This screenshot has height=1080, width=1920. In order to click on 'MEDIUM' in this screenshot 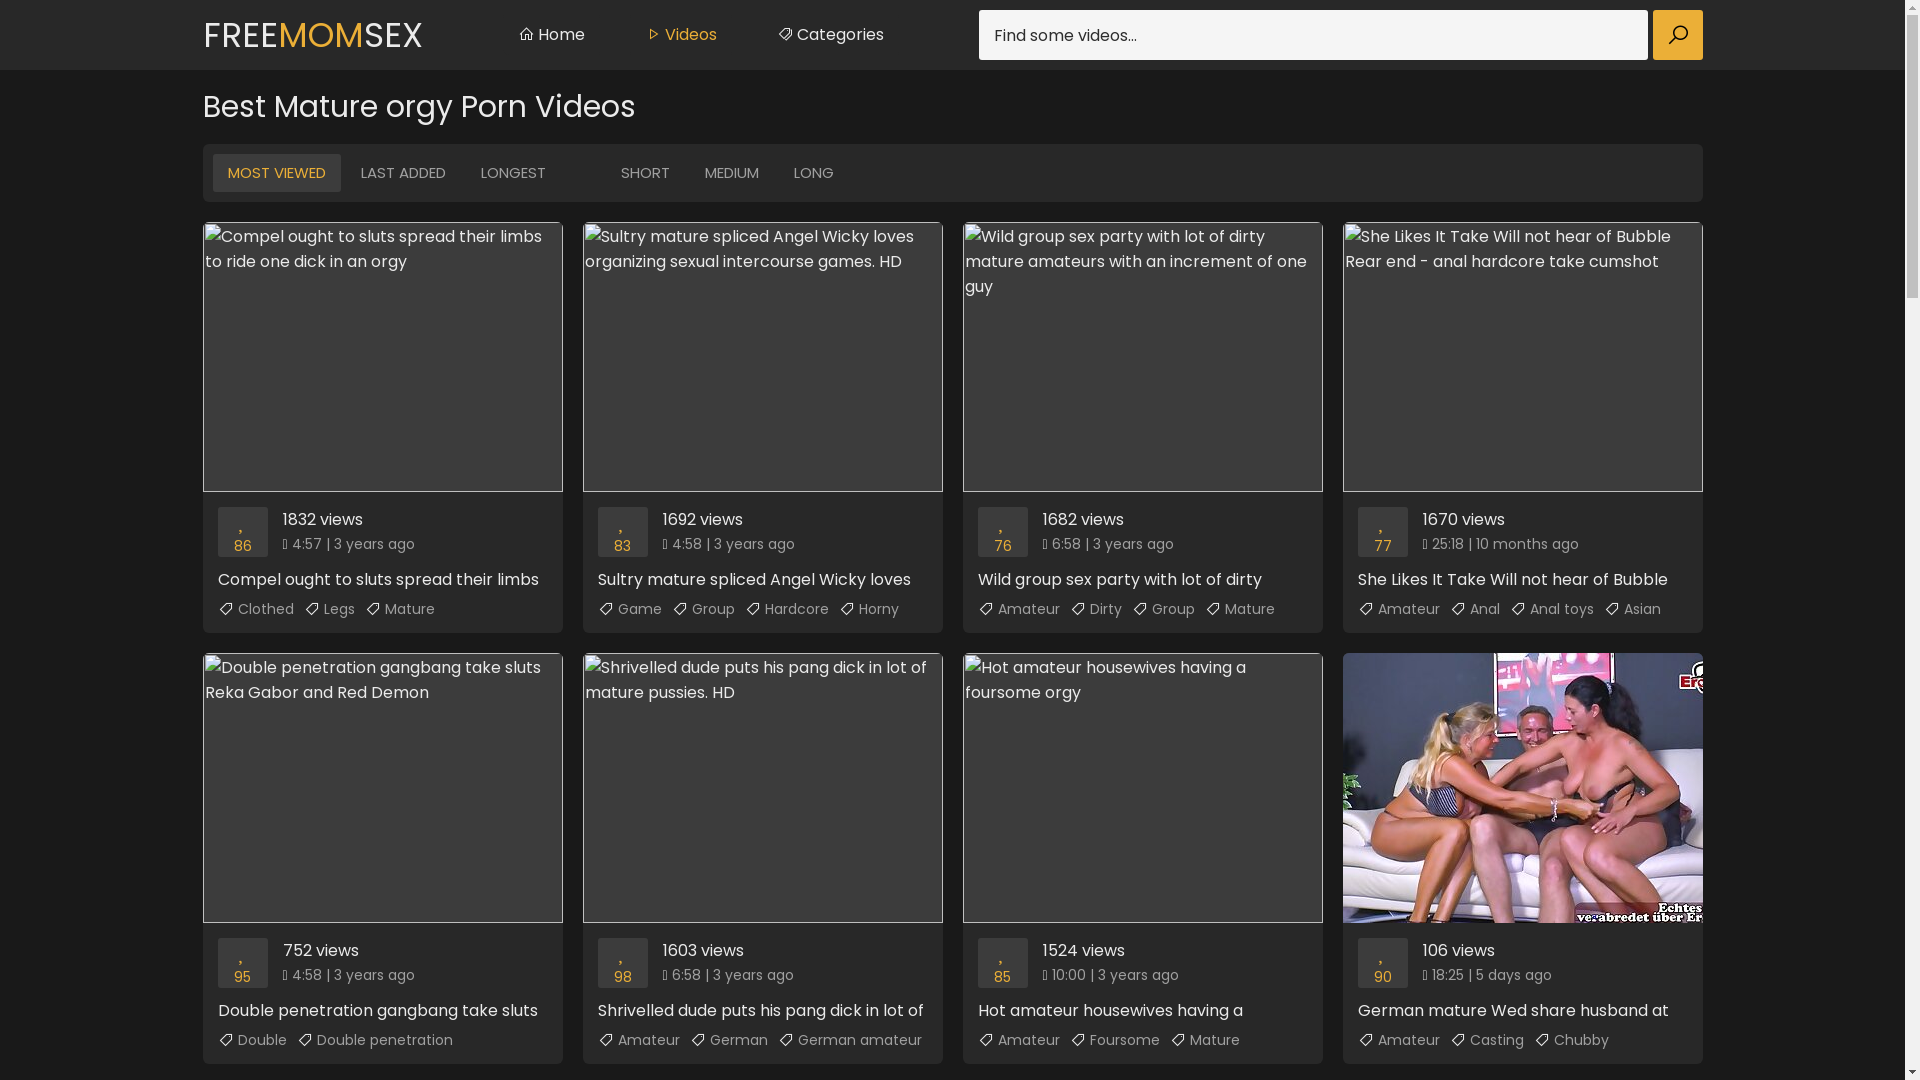, I will do `click(730, 172)`.